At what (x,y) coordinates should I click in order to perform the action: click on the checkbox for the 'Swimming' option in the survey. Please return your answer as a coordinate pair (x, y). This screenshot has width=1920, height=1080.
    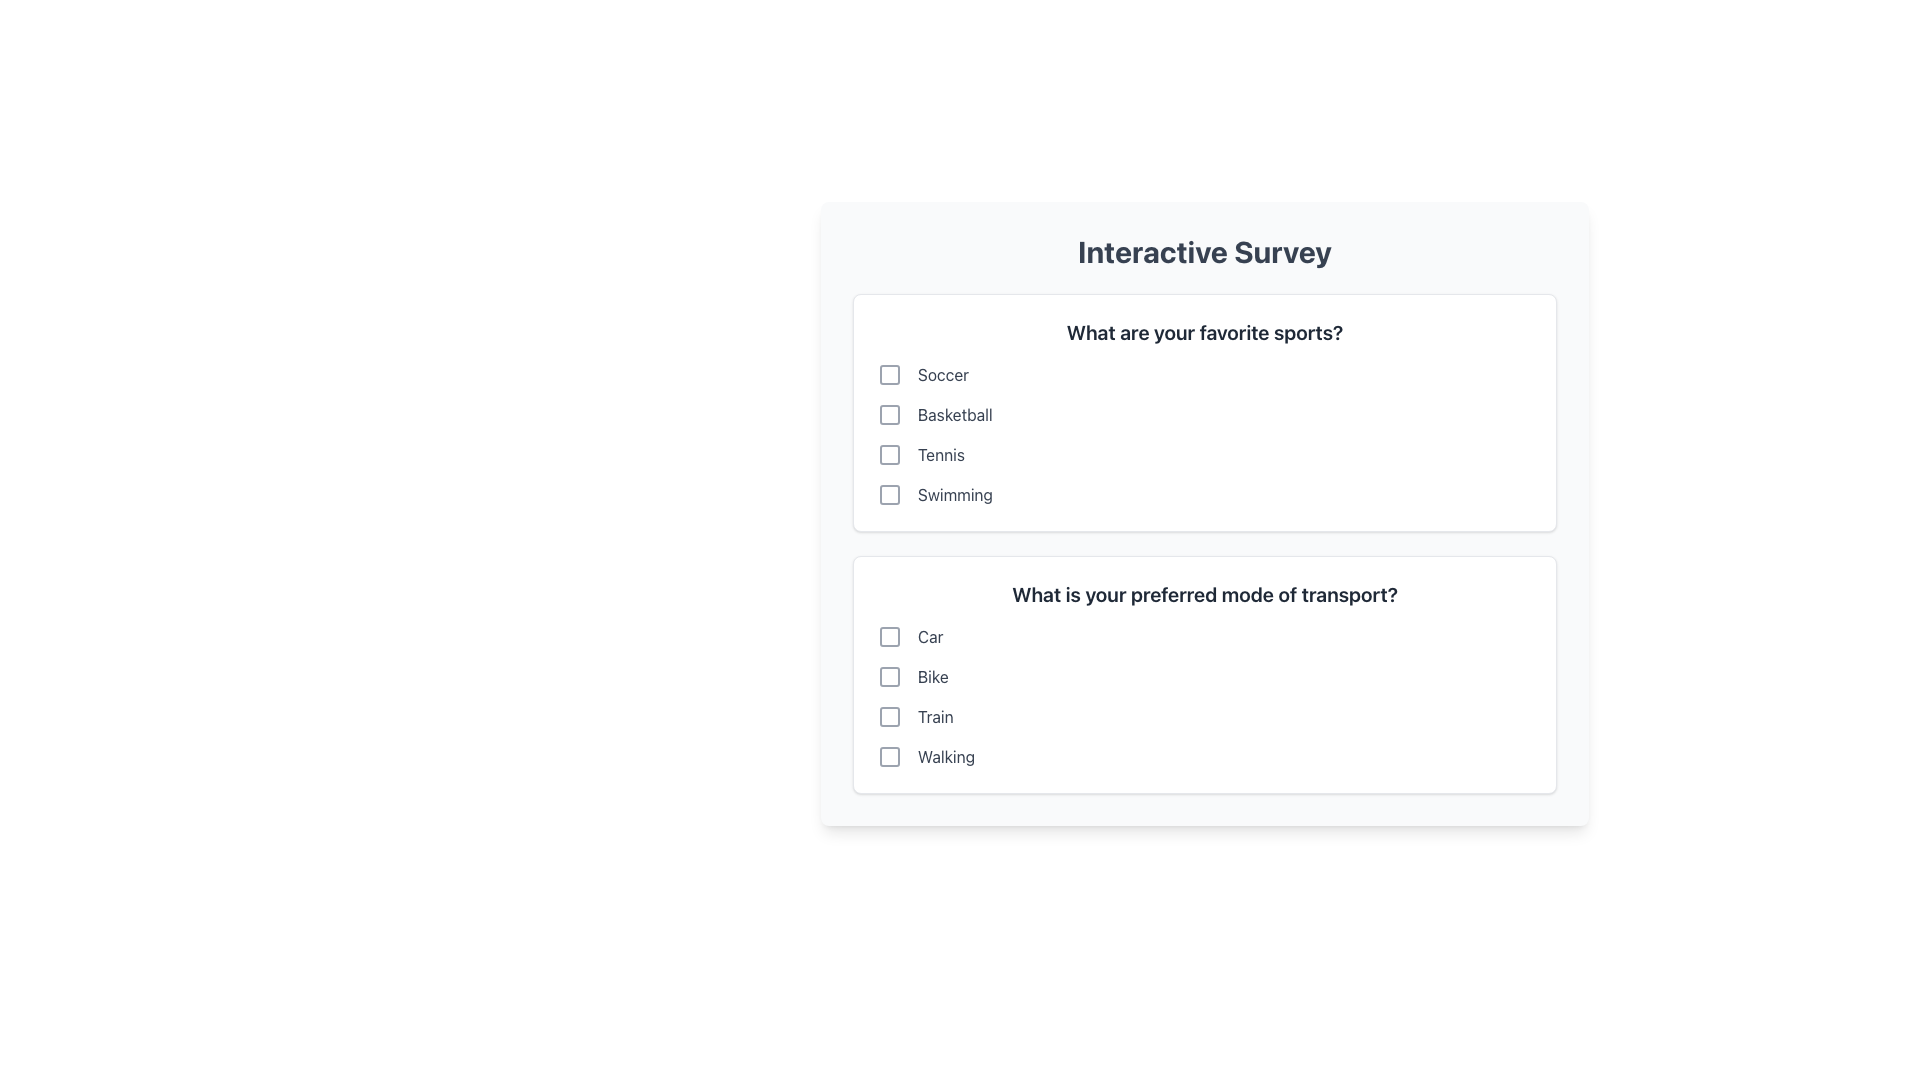
    Looking at the image, I should click on (888, 494).